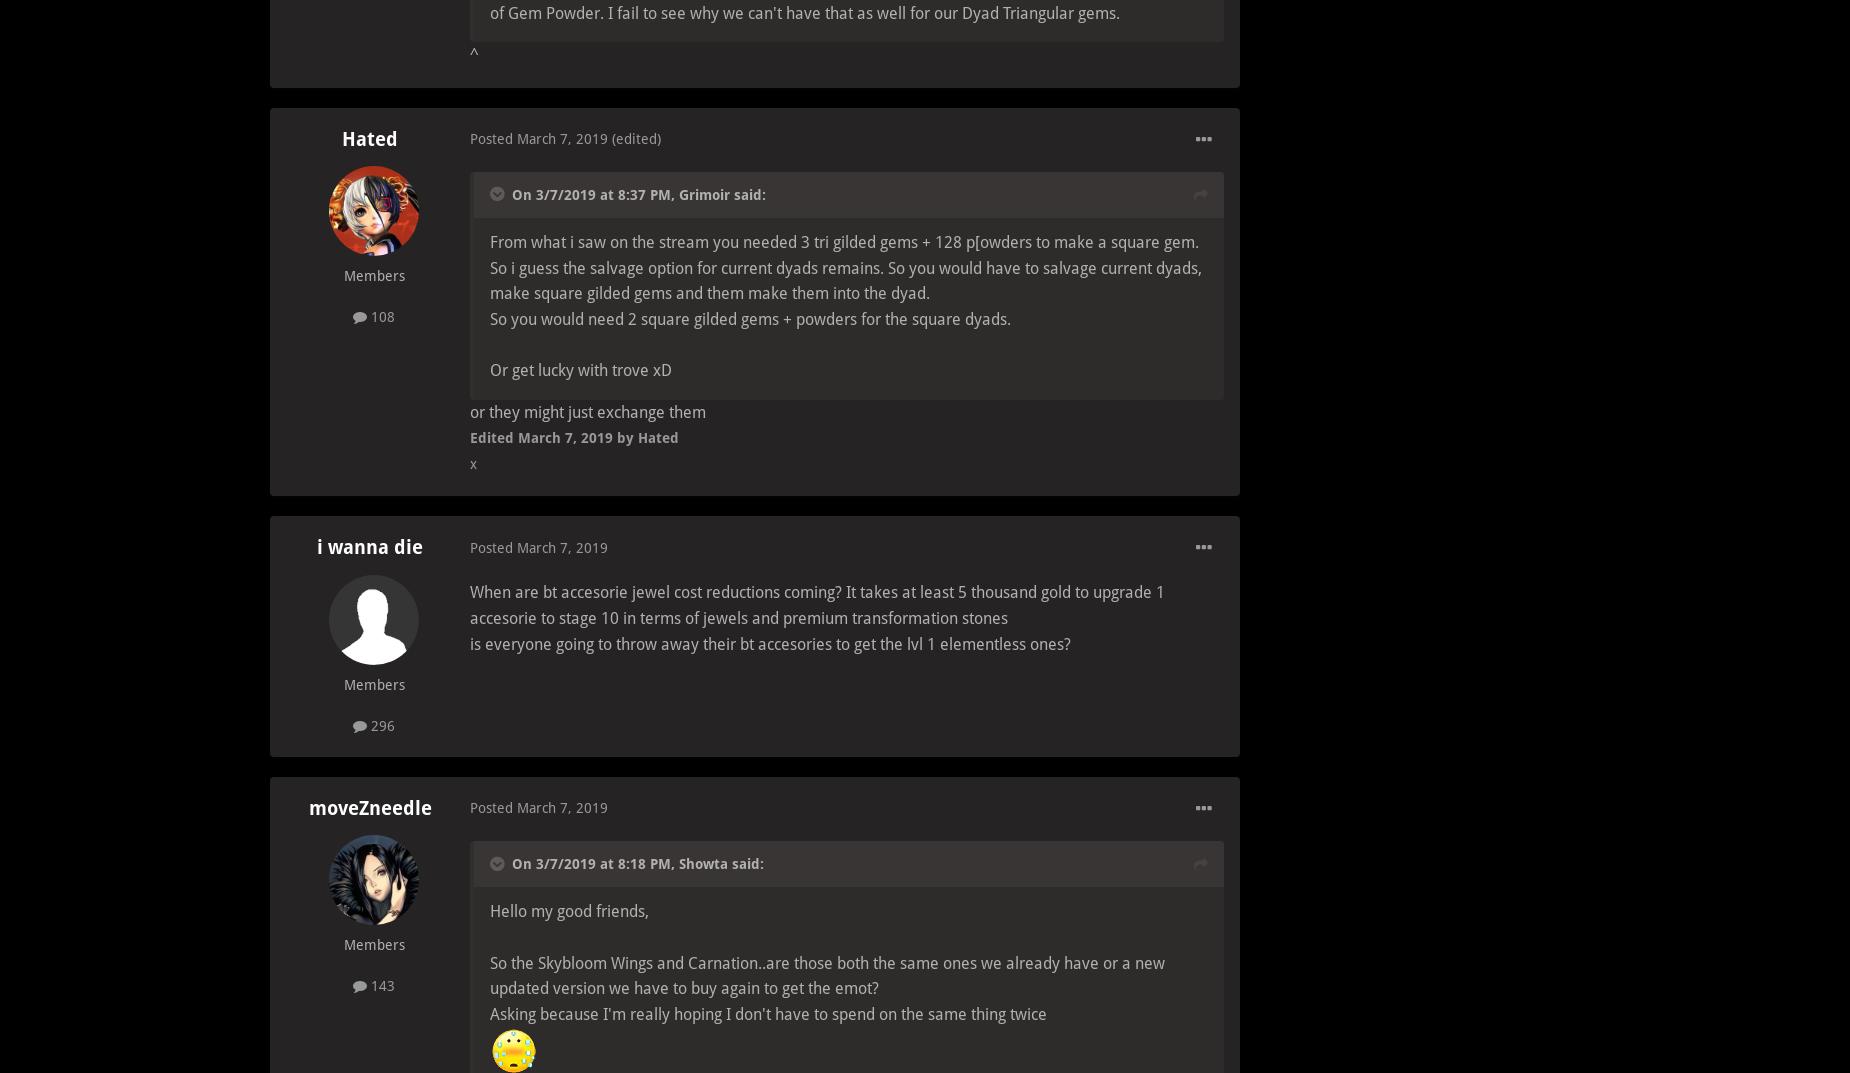 This screenshot has width=1850, height=1073. I want to click on 'x', so click(473, 462).